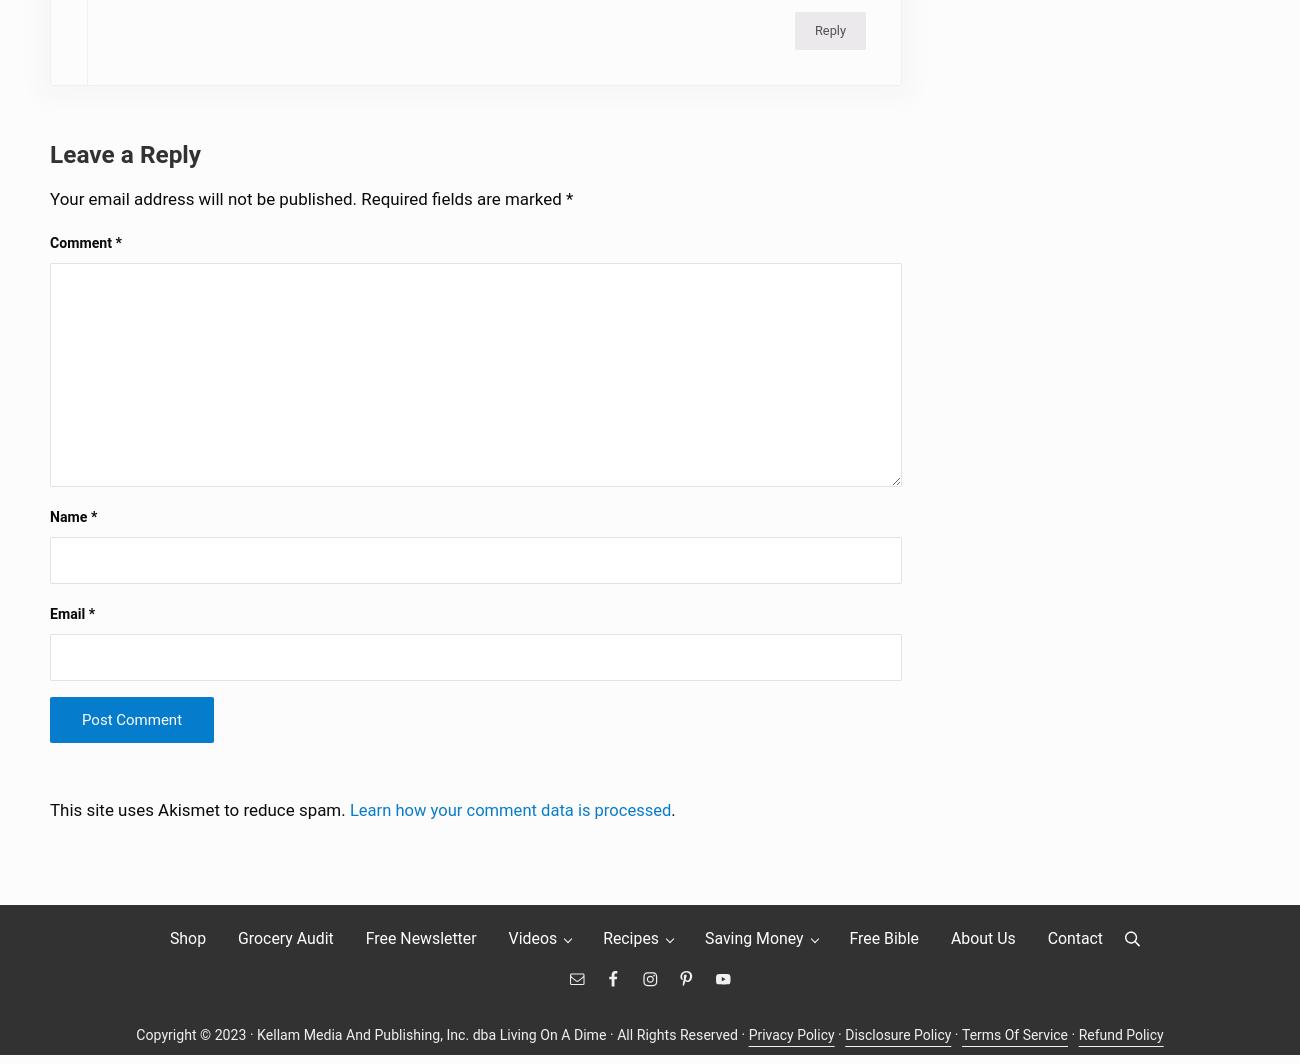 The image size is (1300, 1064). What do you see at coordinates (630, 951) in the screenshot?
I see `'Recipes'` at bounding box center [630, 951].